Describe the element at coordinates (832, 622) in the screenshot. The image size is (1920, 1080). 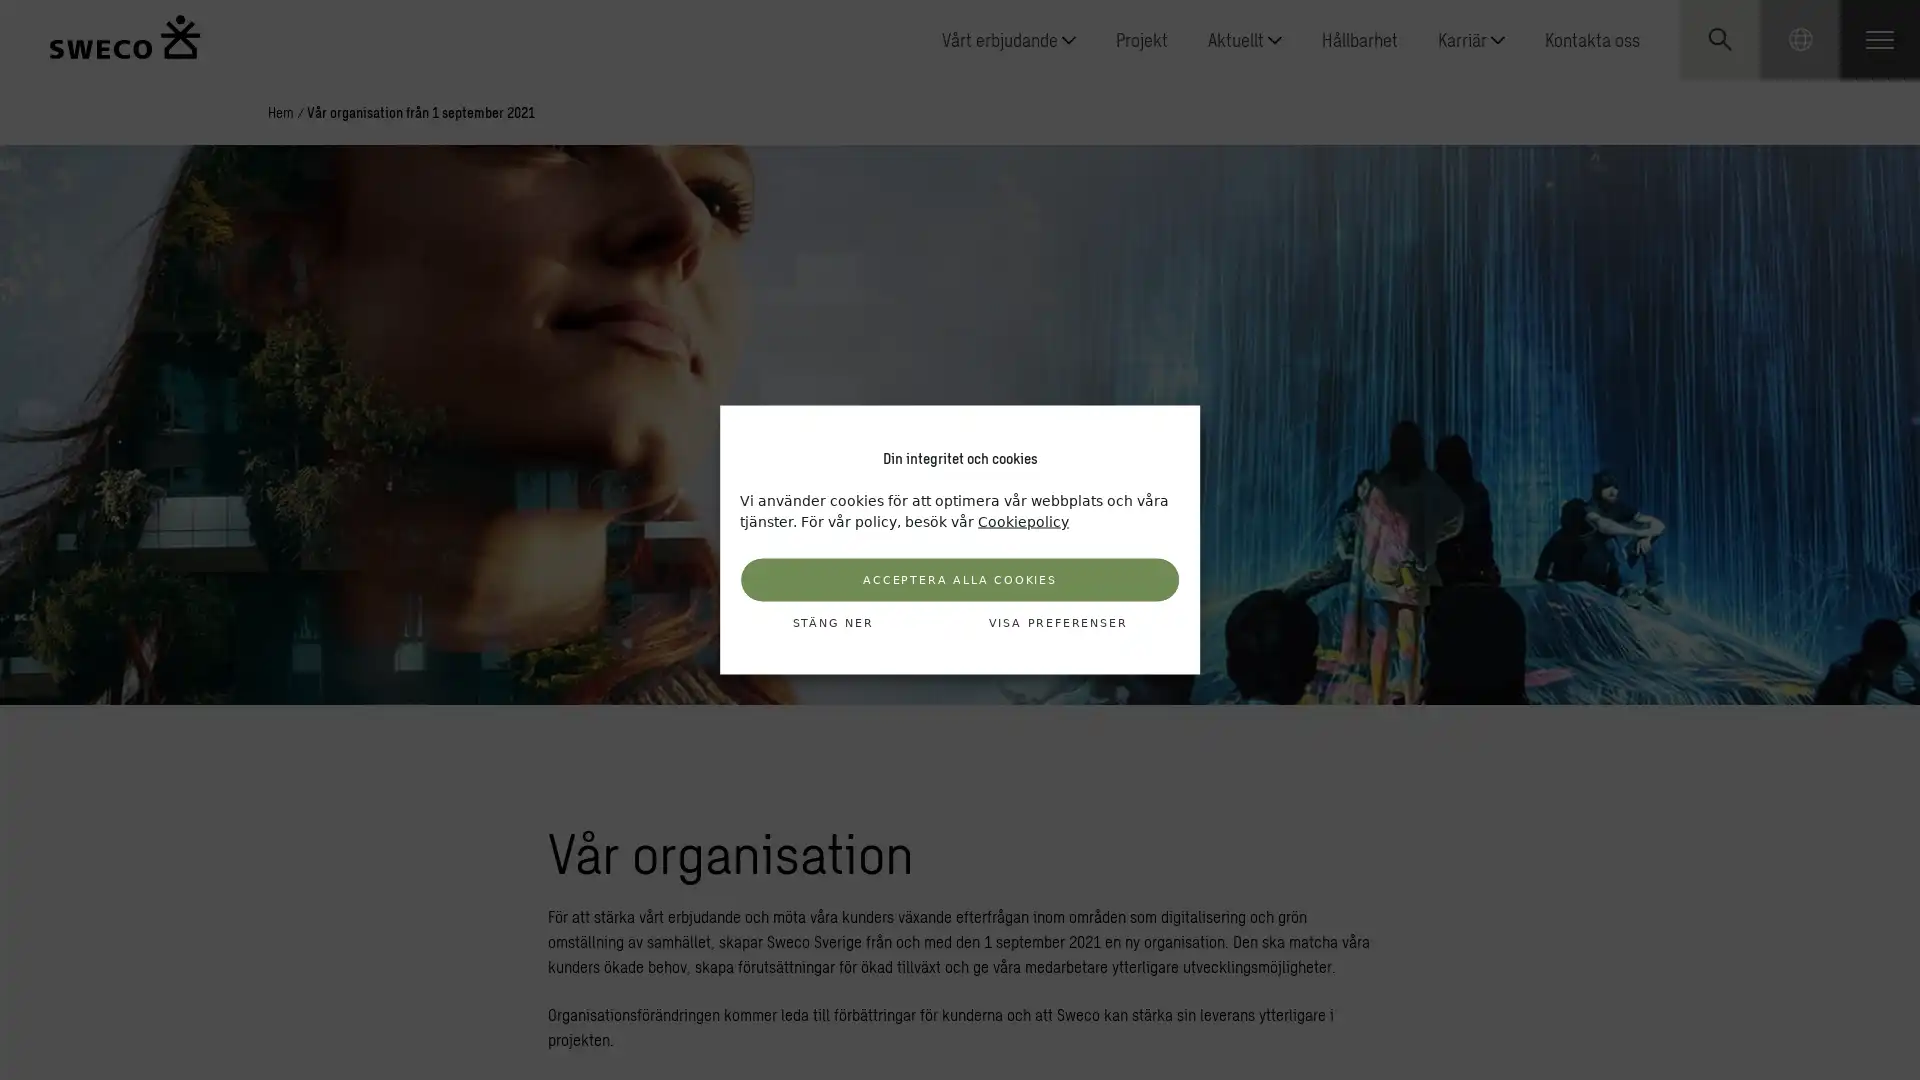
I see `STANG NER` at that location.